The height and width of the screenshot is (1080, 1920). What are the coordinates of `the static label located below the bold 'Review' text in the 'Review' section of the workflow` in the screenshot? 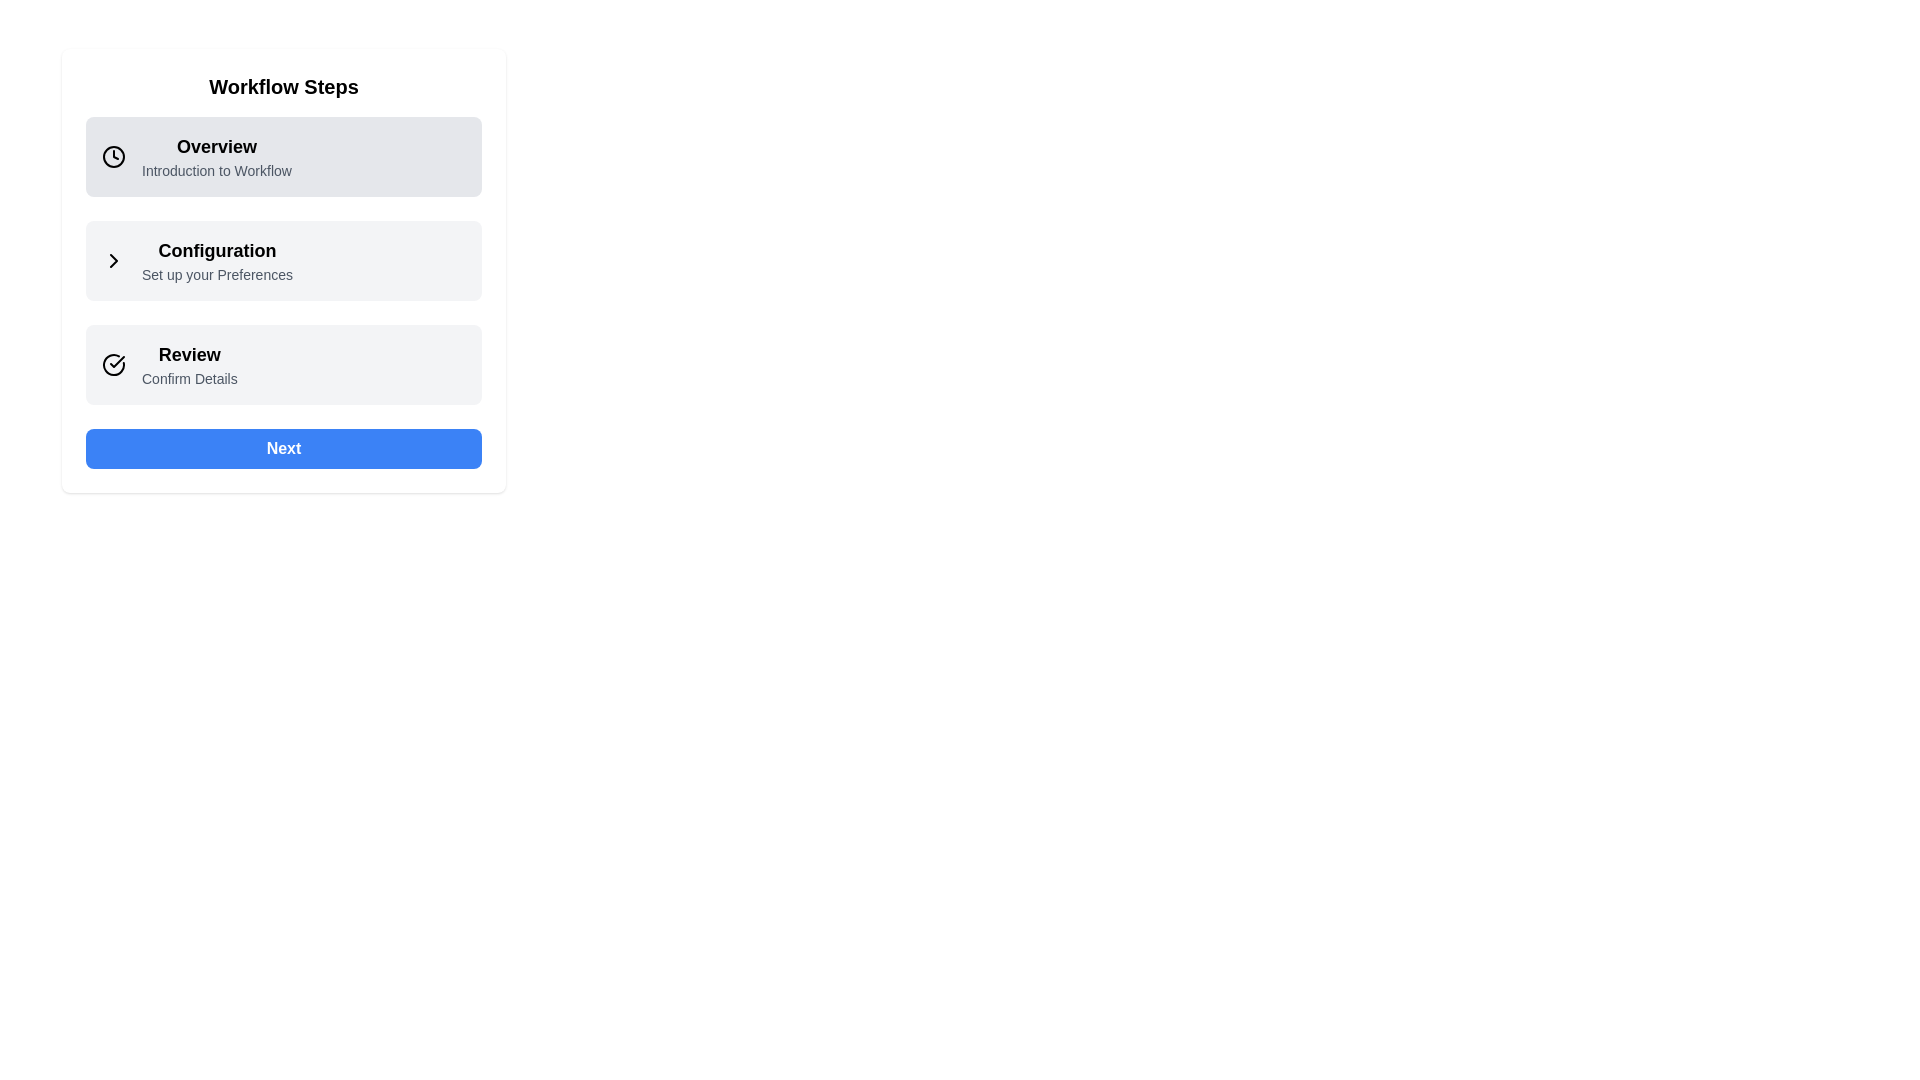 It's located at (189, 378).